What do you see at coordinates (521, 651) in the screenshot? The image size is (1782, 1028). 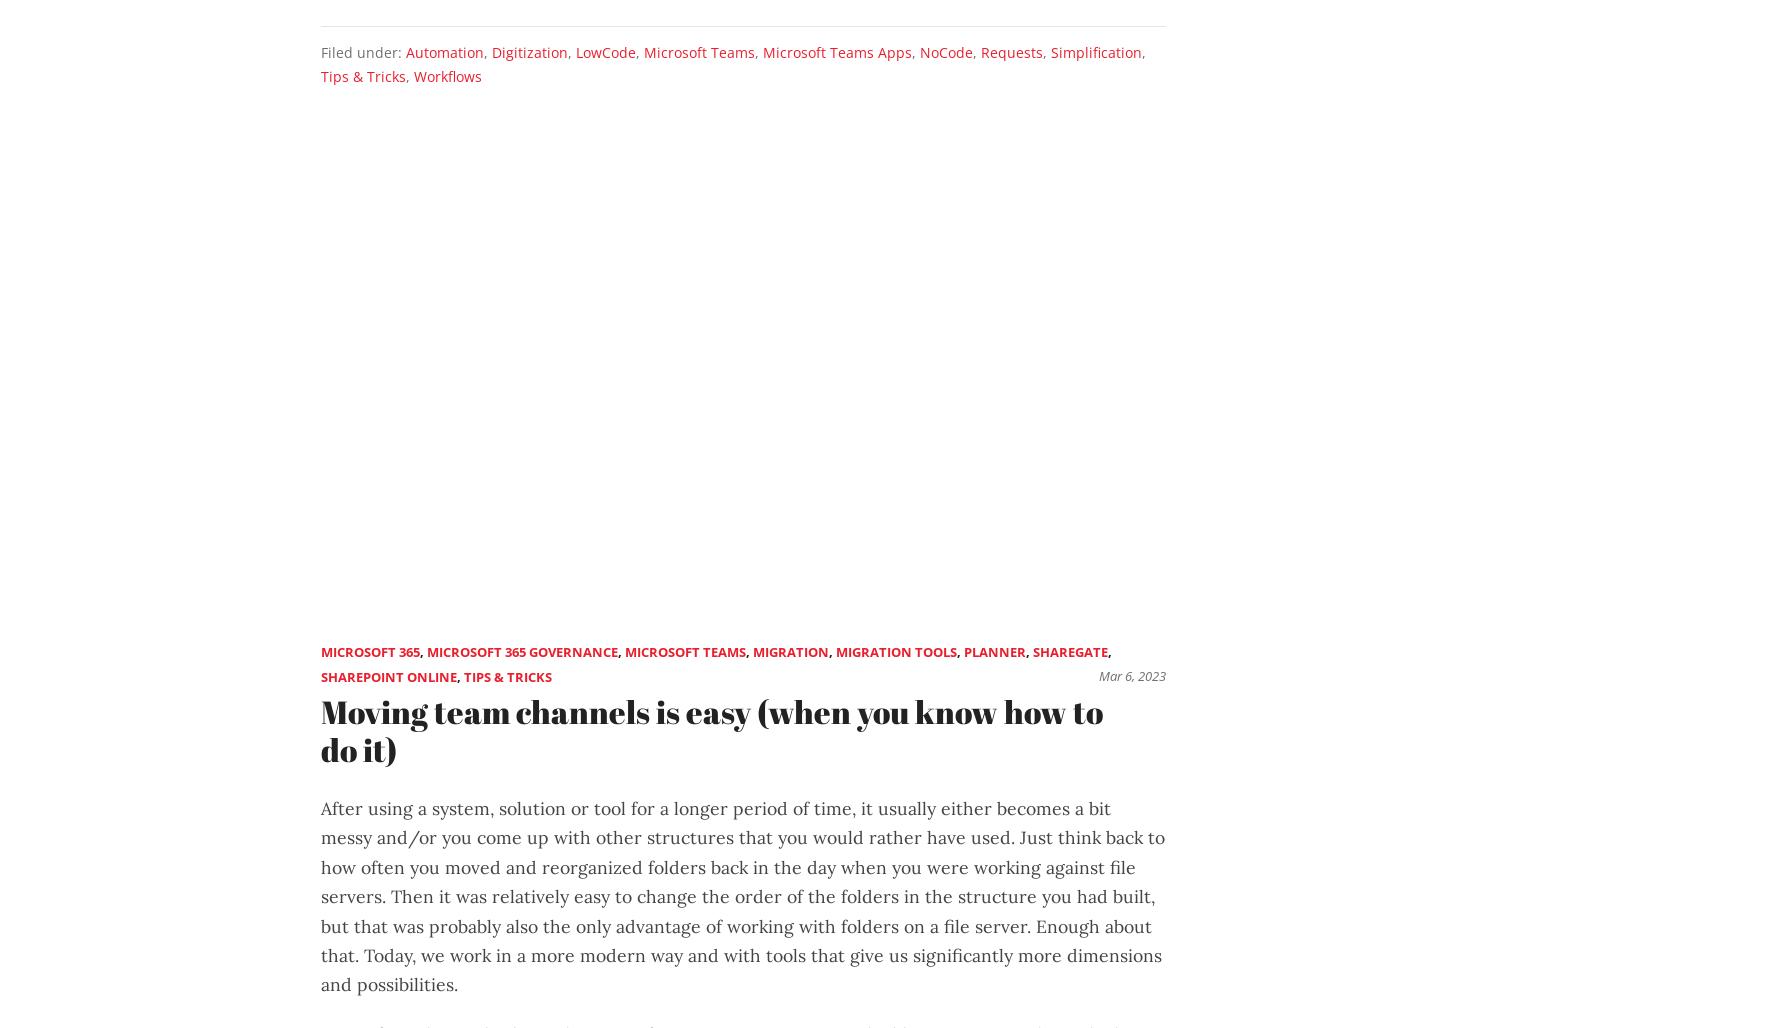 I see `'Microsoft 365 Governance'` at bounding box center [521, 651].